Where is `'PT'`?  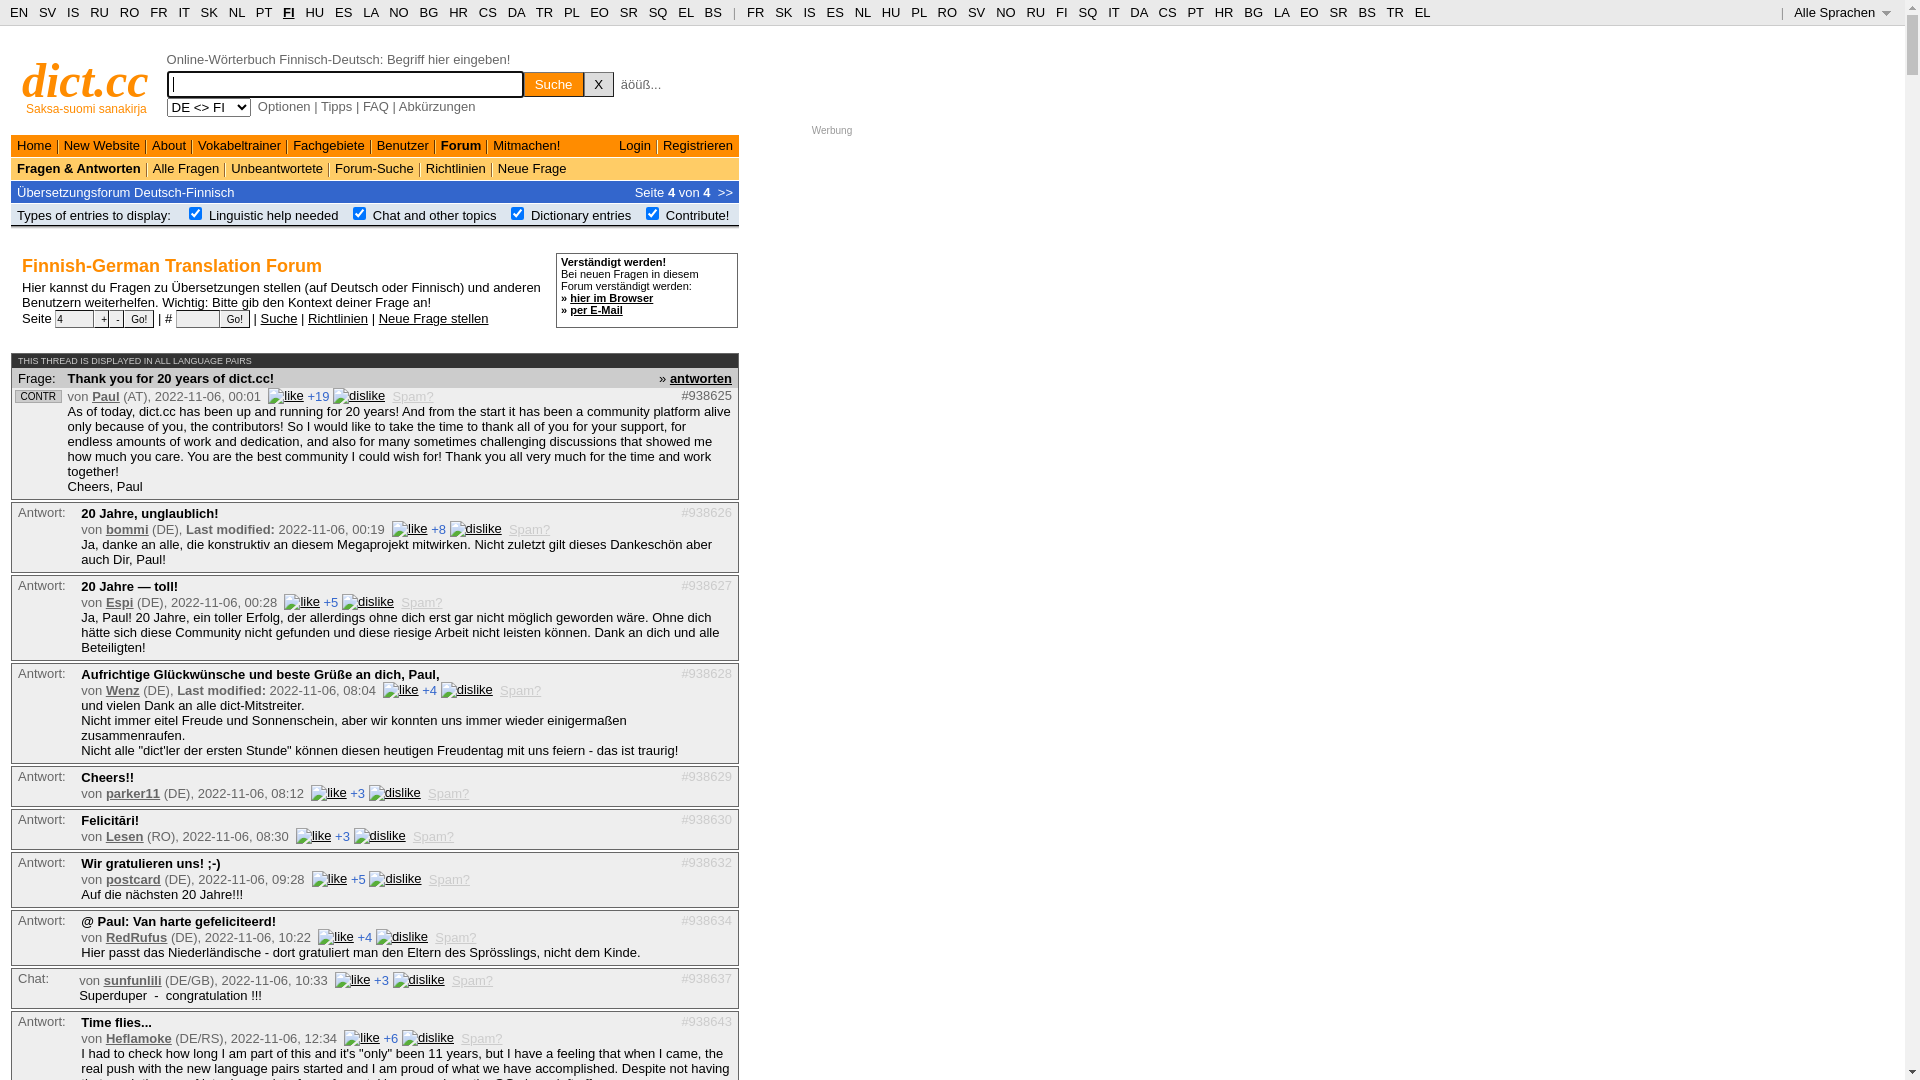 'PT' is located at coordinates (263, 12).